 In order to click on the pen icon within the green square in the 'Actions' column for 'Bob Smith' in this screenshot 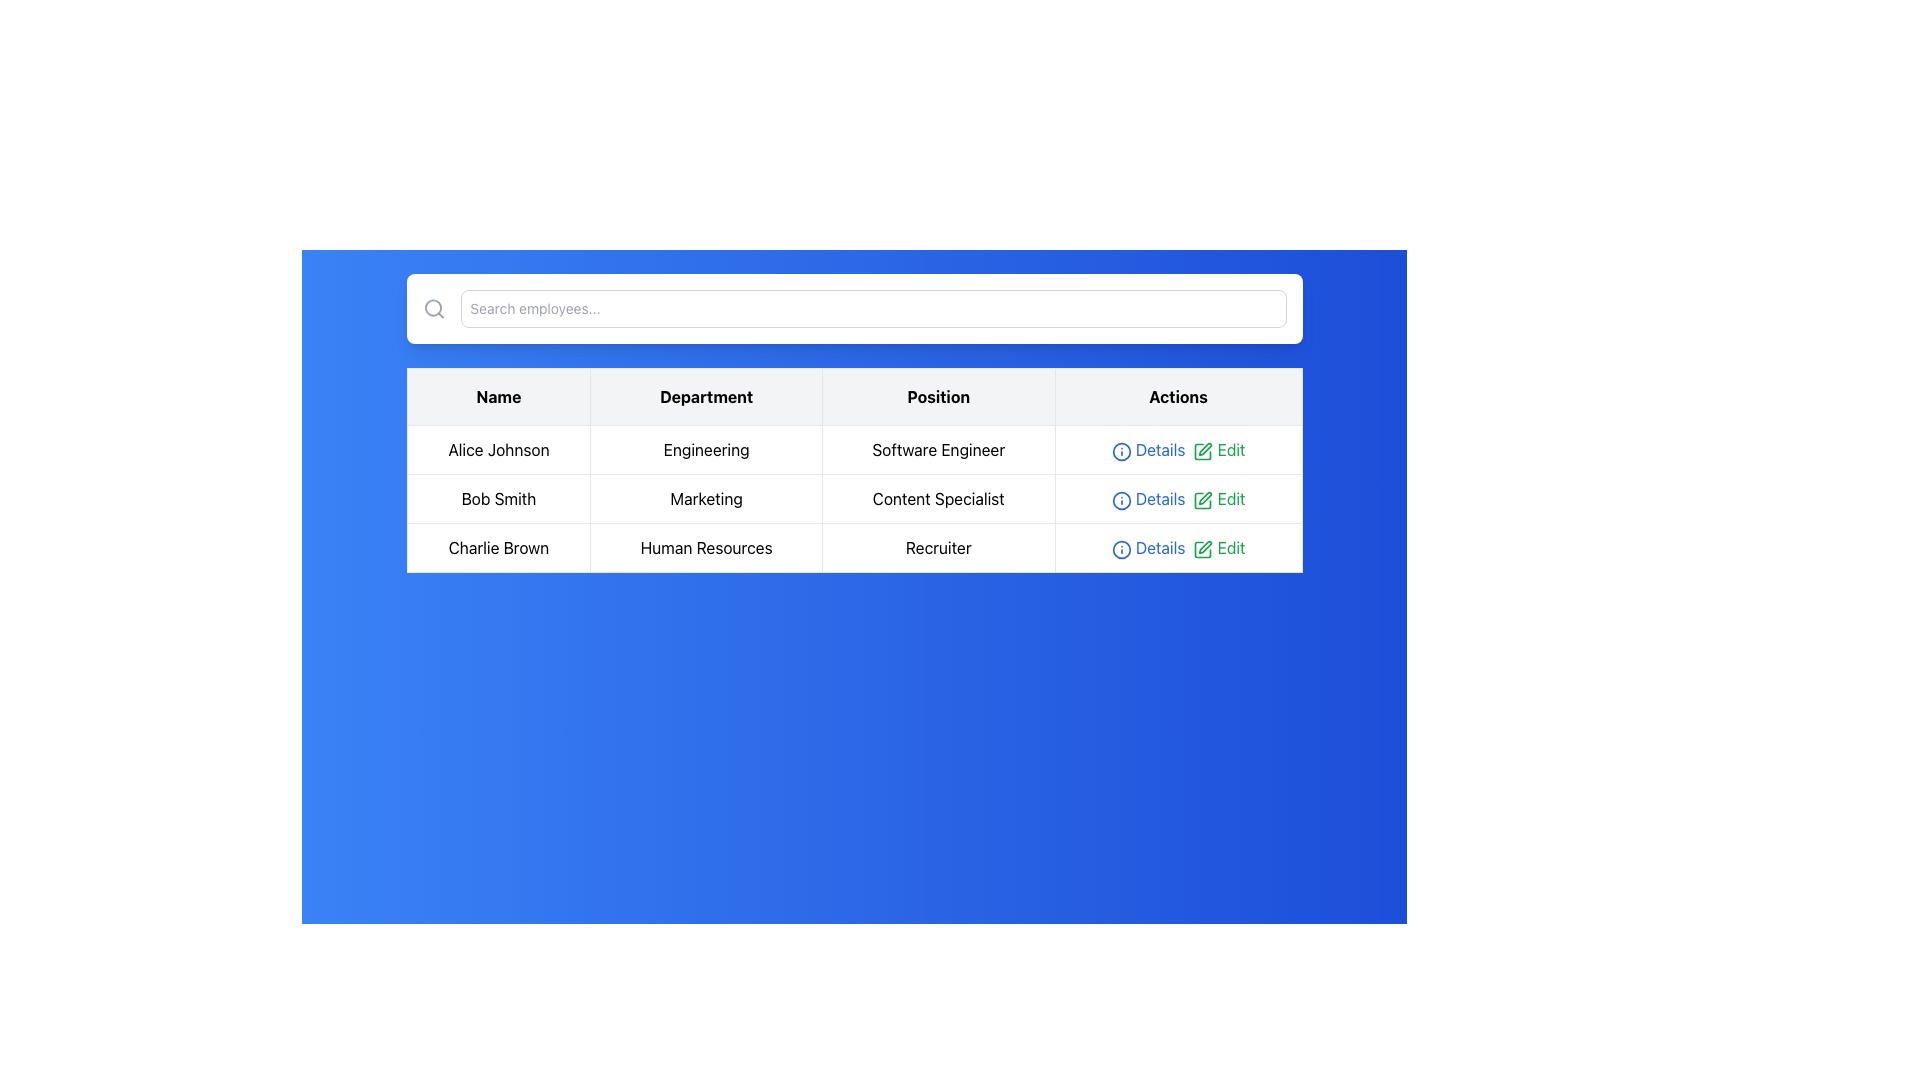, I will do `click(1202, 499)`.